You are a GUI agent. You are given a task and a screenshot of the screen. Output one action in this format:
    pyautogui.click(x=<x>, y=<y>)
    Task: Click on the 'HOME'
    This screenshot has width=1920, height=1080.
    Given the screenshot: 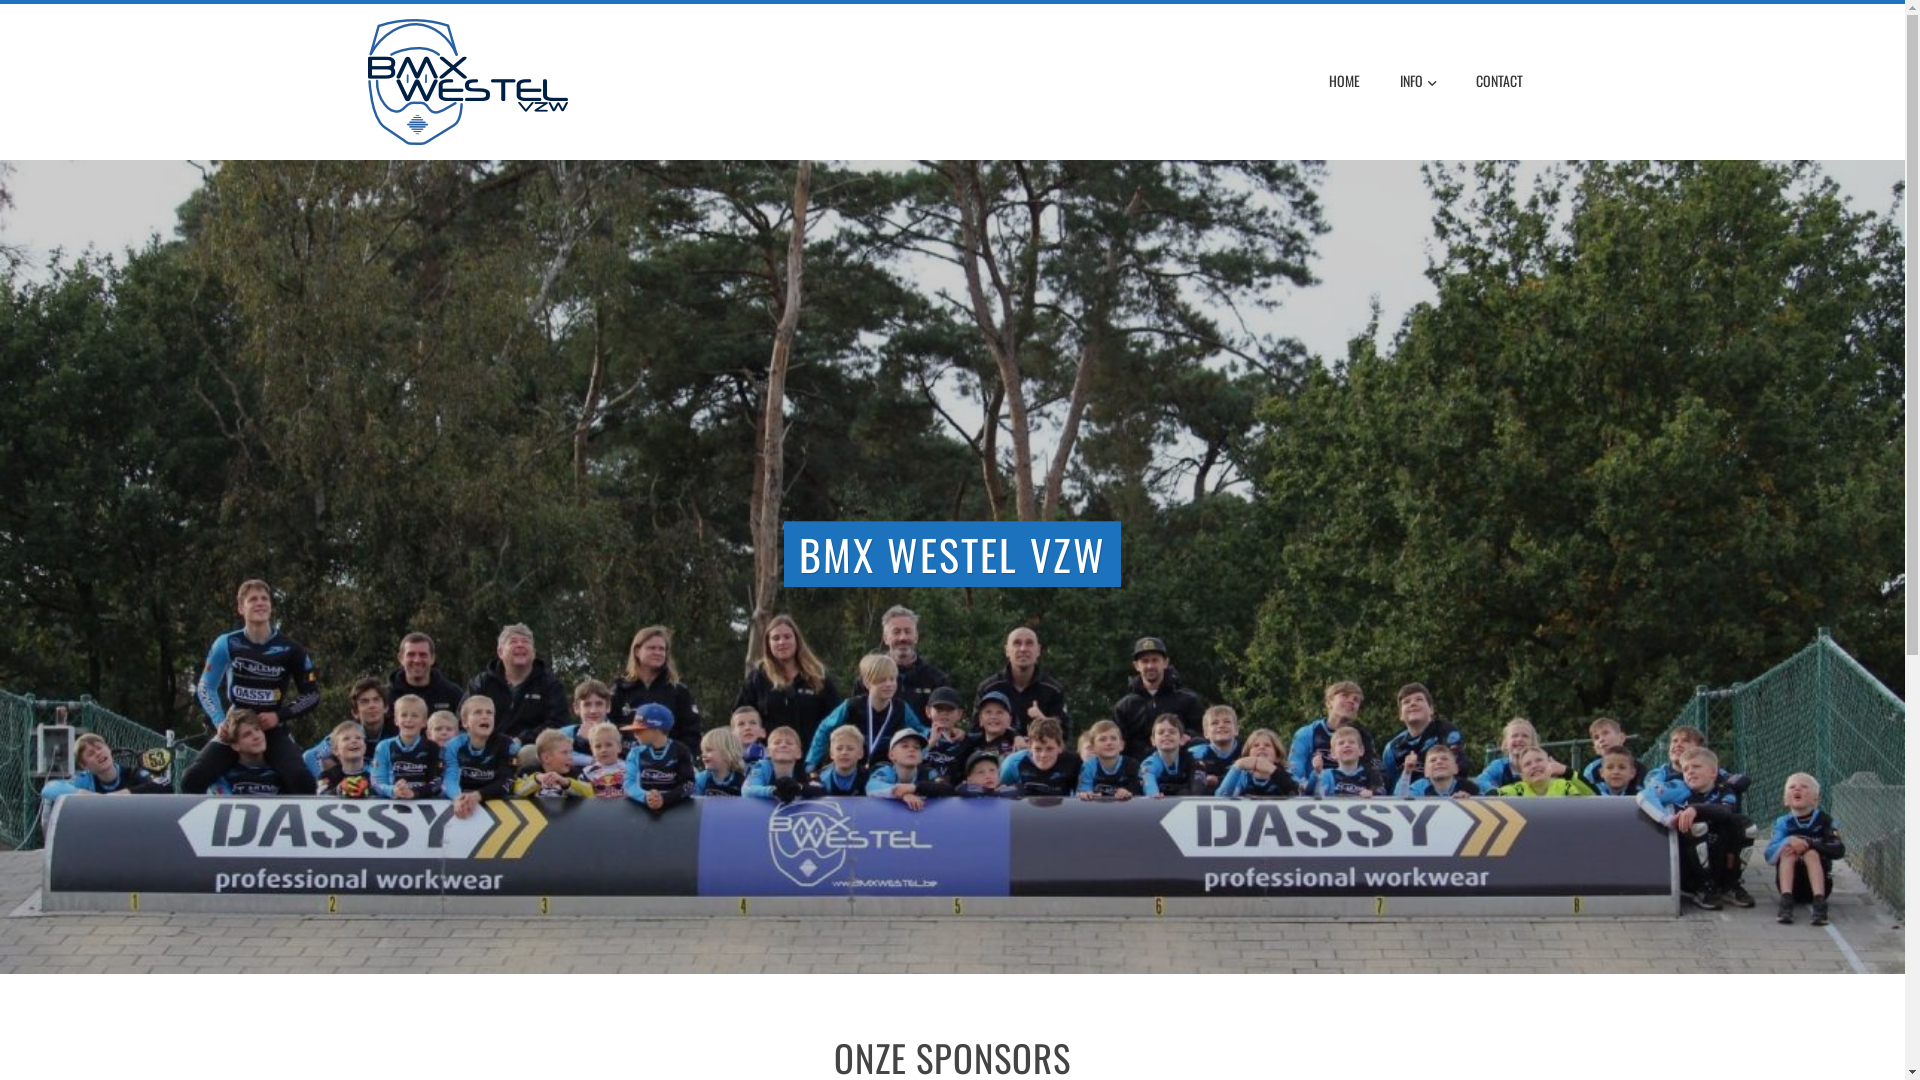 What is the action you would take?
    pyautogui.click(x=1344, y=80)
    